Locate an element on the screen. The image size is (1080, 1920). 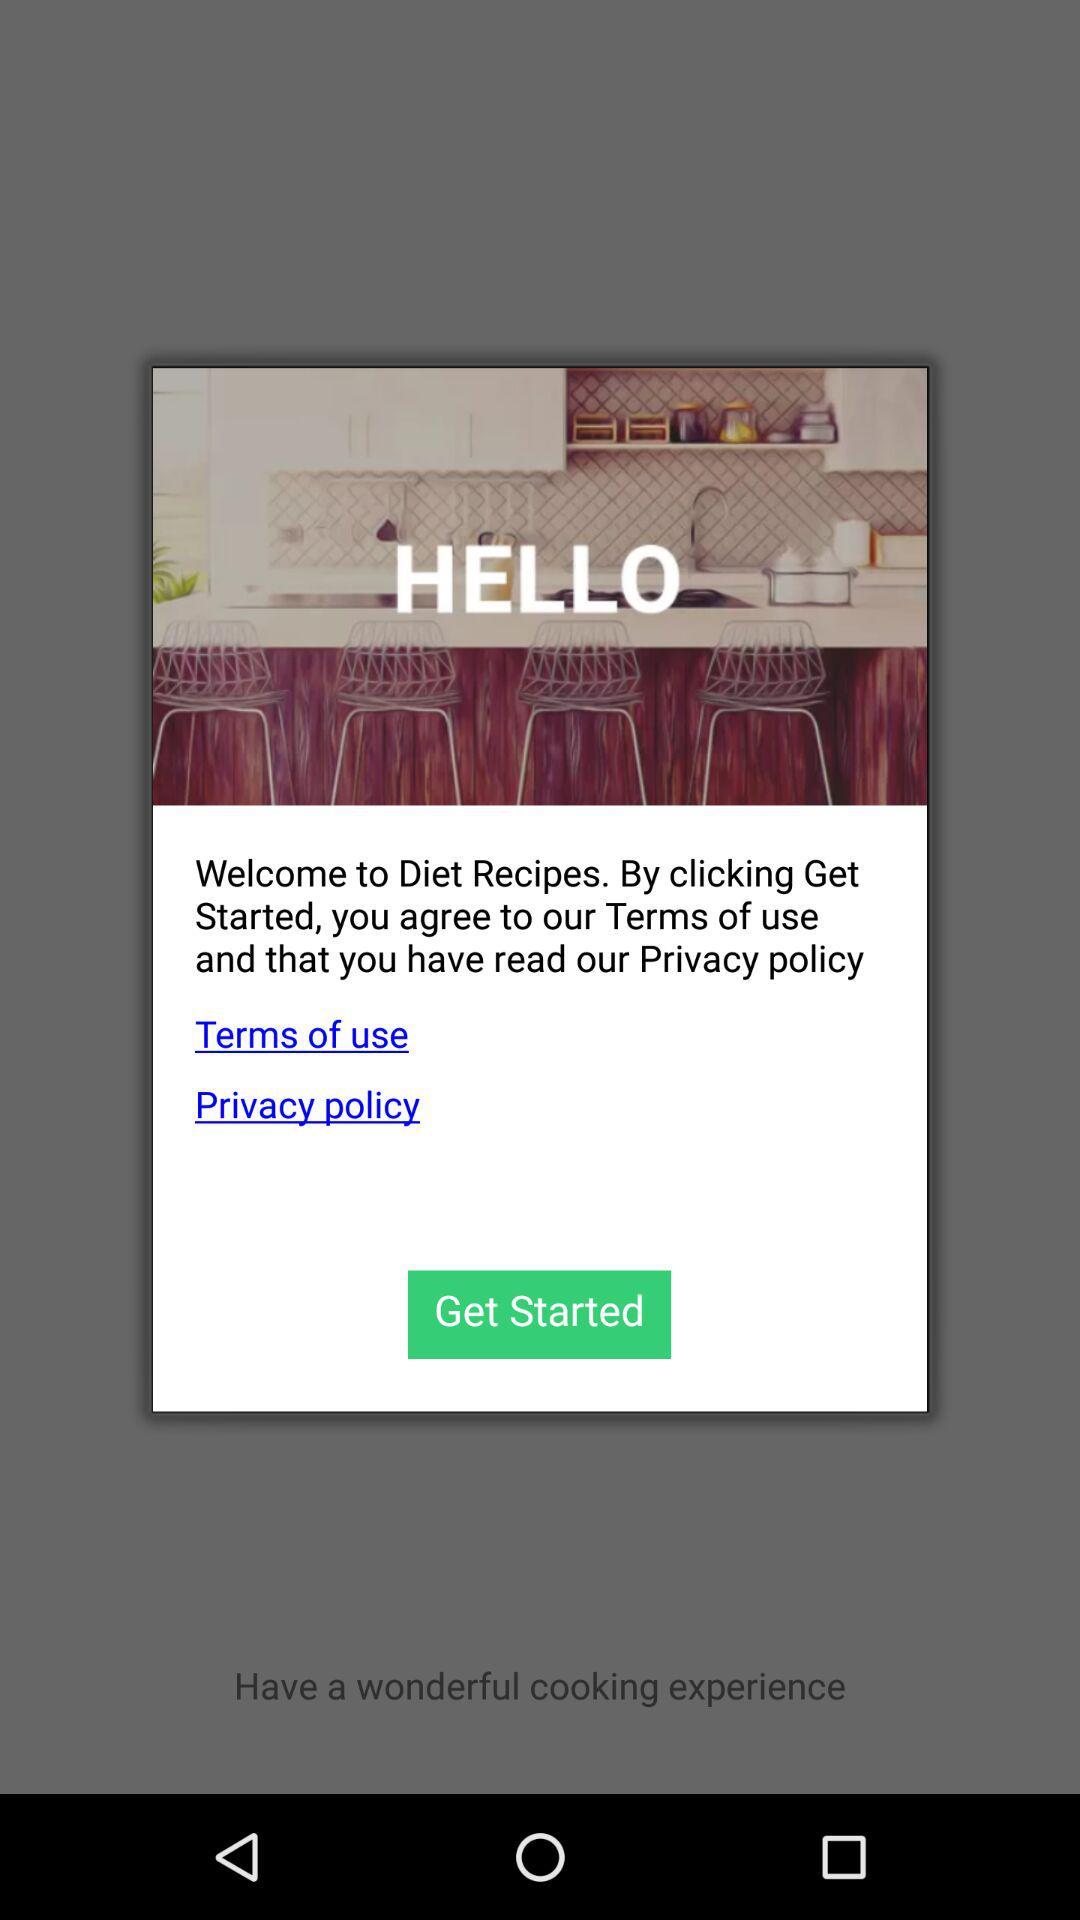
continue to use app is located at coordinates (538, 1314).